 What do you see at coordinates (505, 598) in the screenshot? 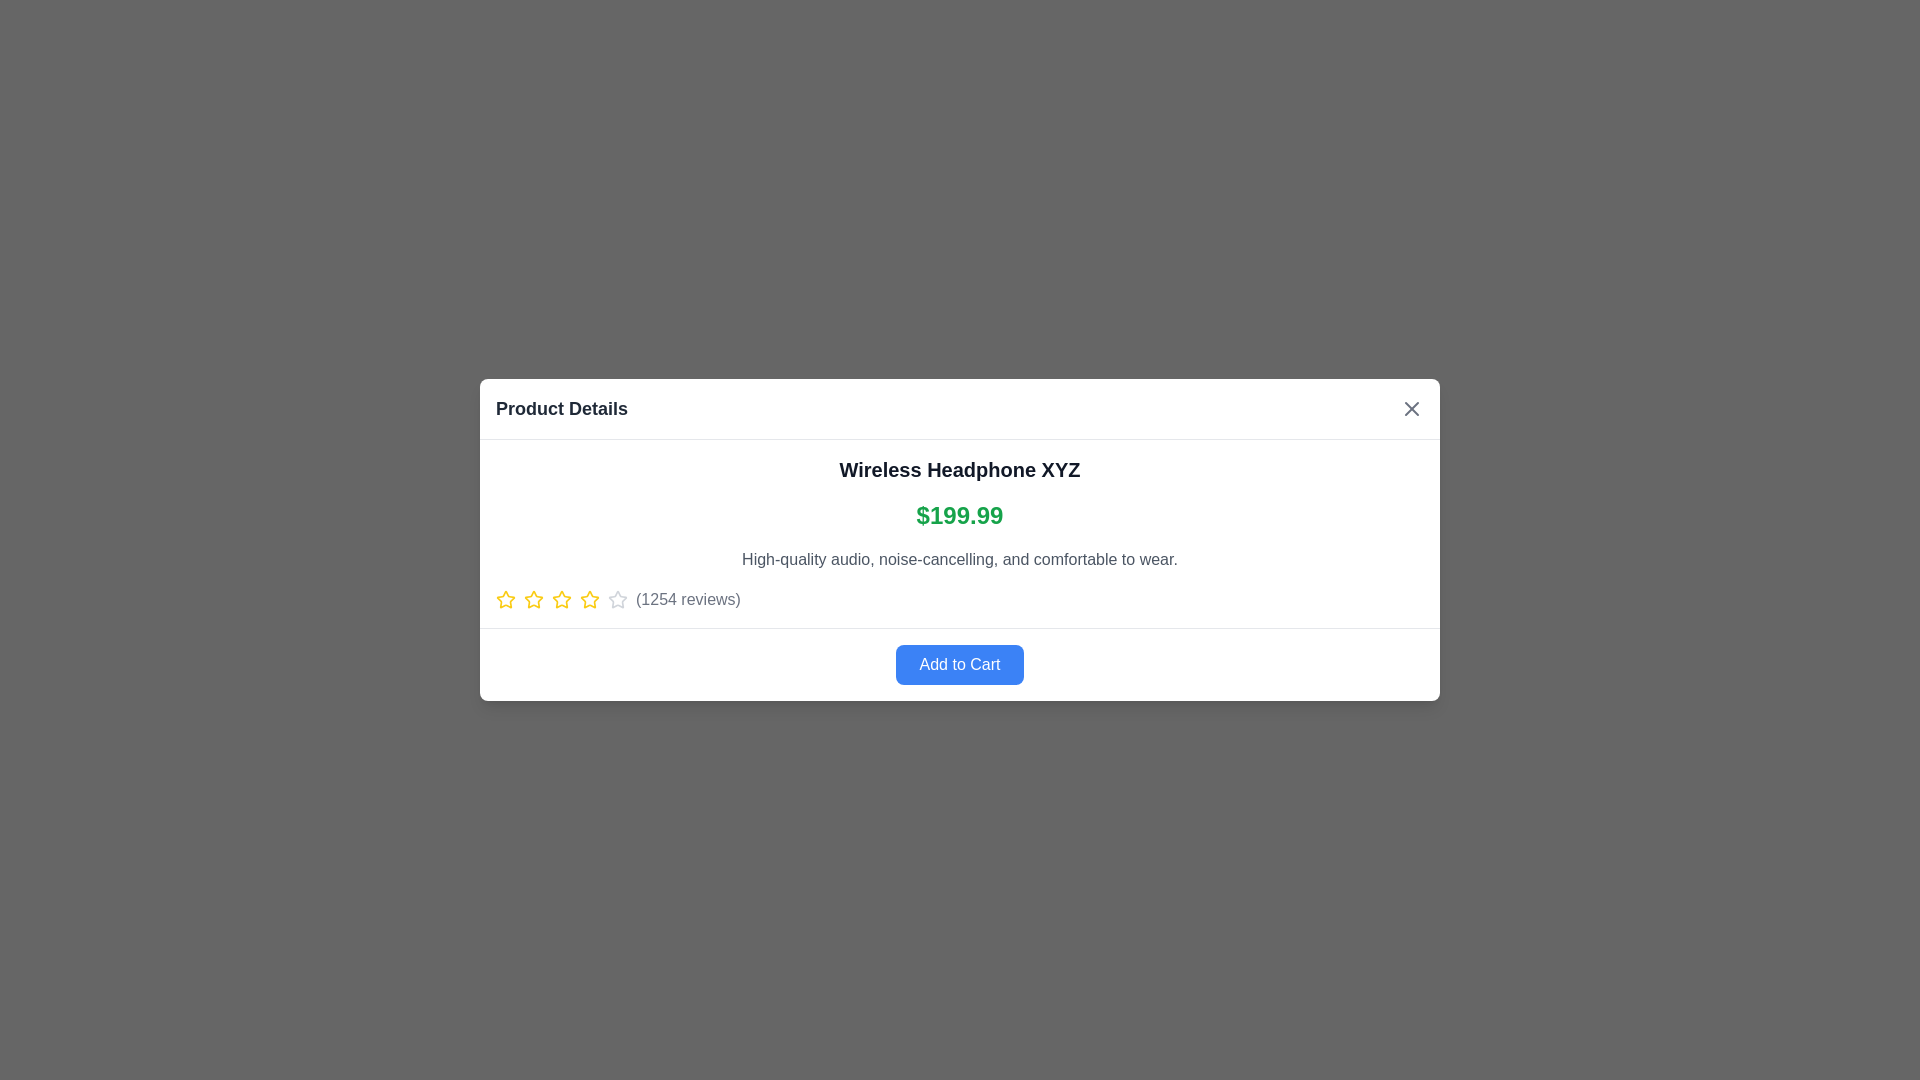
I see `the first yellow five-pointed star icon used for rating` at bounding box center [505, 598].